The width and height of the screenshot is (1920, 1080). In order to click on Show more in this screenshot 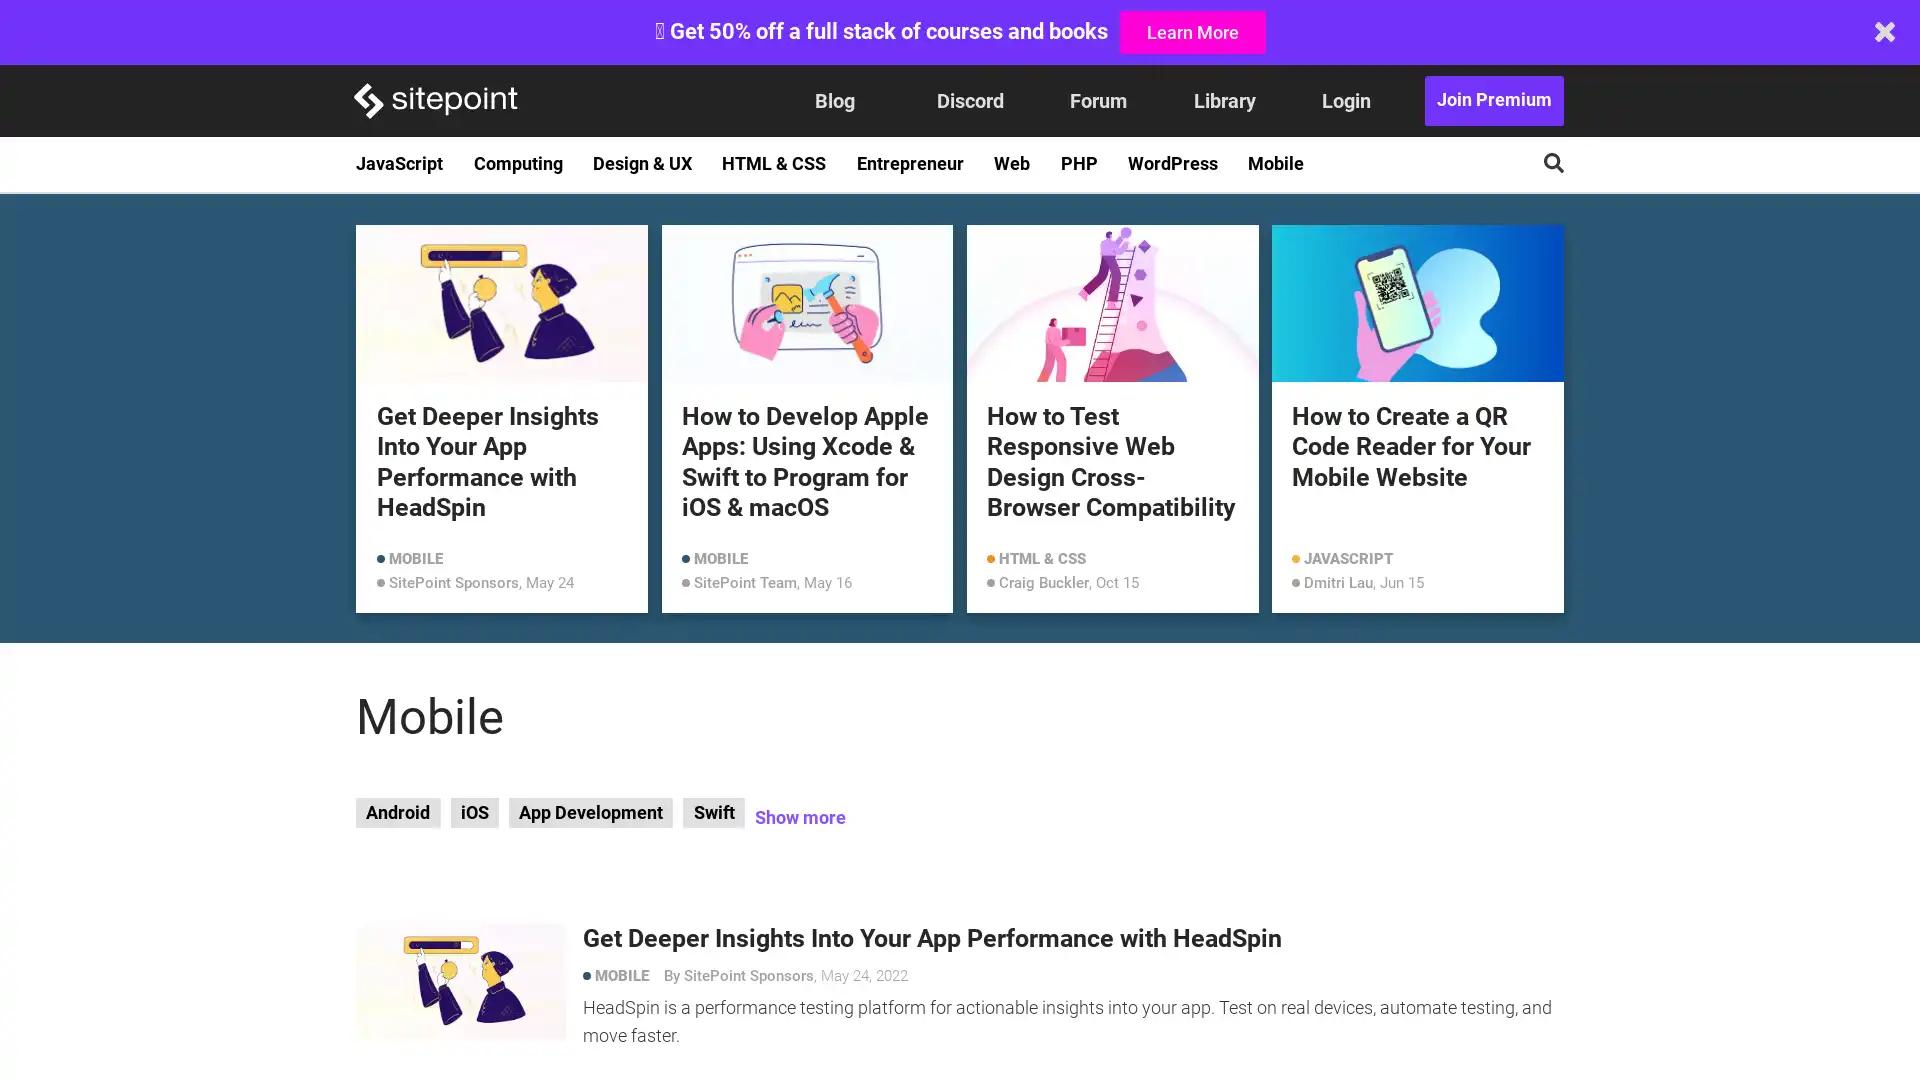, I will do `click(798, 818)`.